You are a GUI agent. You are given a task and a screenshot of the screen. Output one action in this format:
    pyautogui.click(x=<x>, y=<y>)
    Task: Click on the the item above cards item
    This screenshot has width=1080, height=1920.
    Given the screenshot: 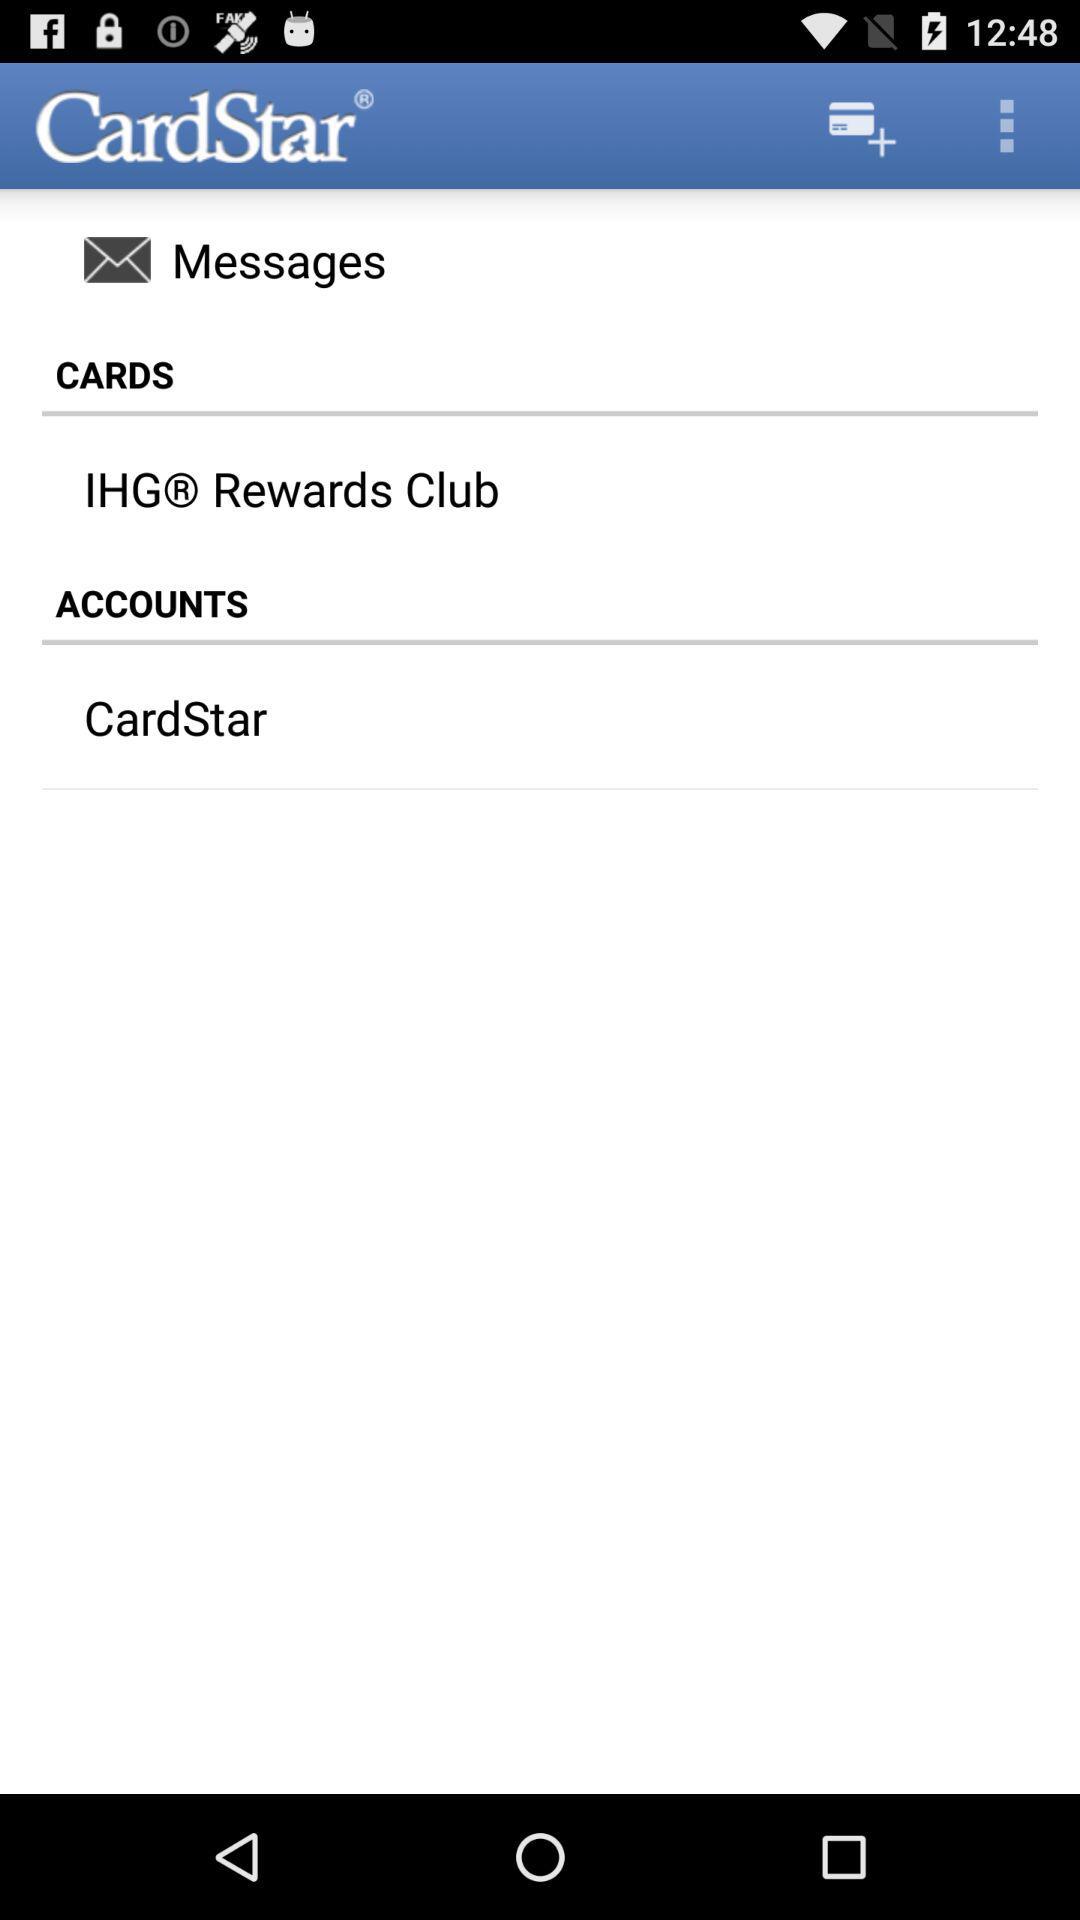 What is the action you would take?
    pyautogui.click(x=540, y=258)
    